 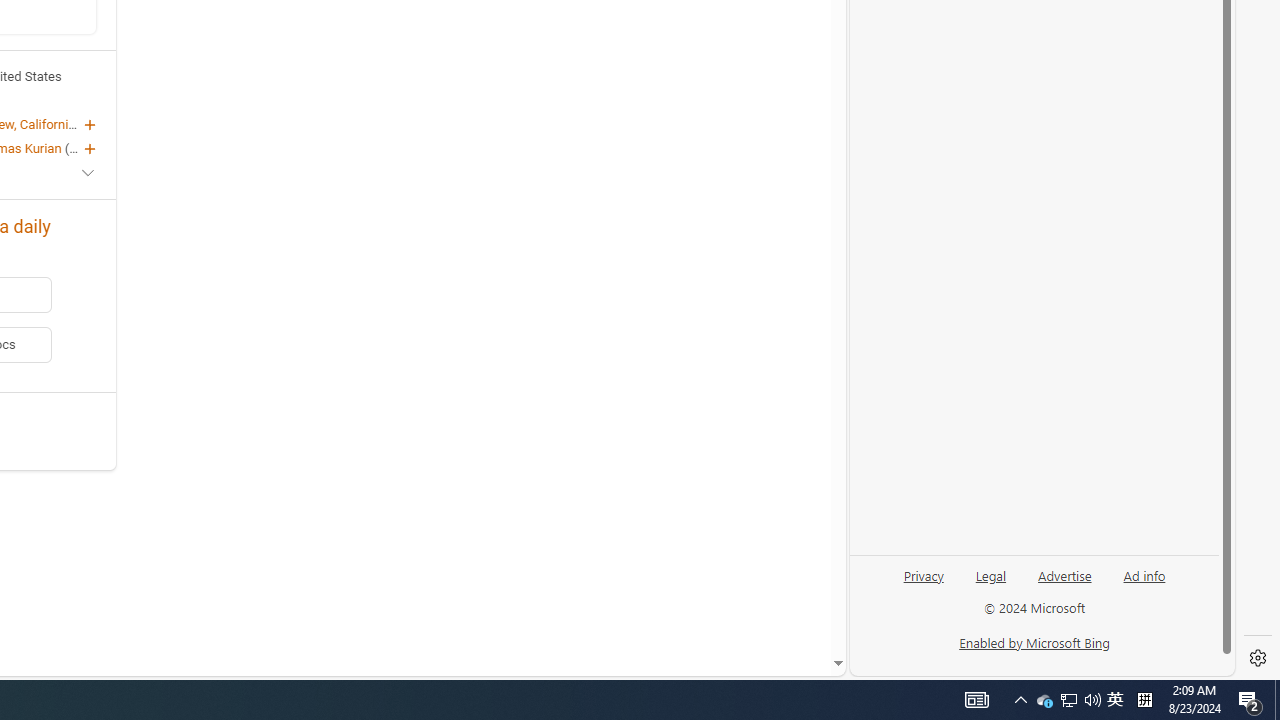 I want to click on 'Ad info', so click(x=1144, y=583).